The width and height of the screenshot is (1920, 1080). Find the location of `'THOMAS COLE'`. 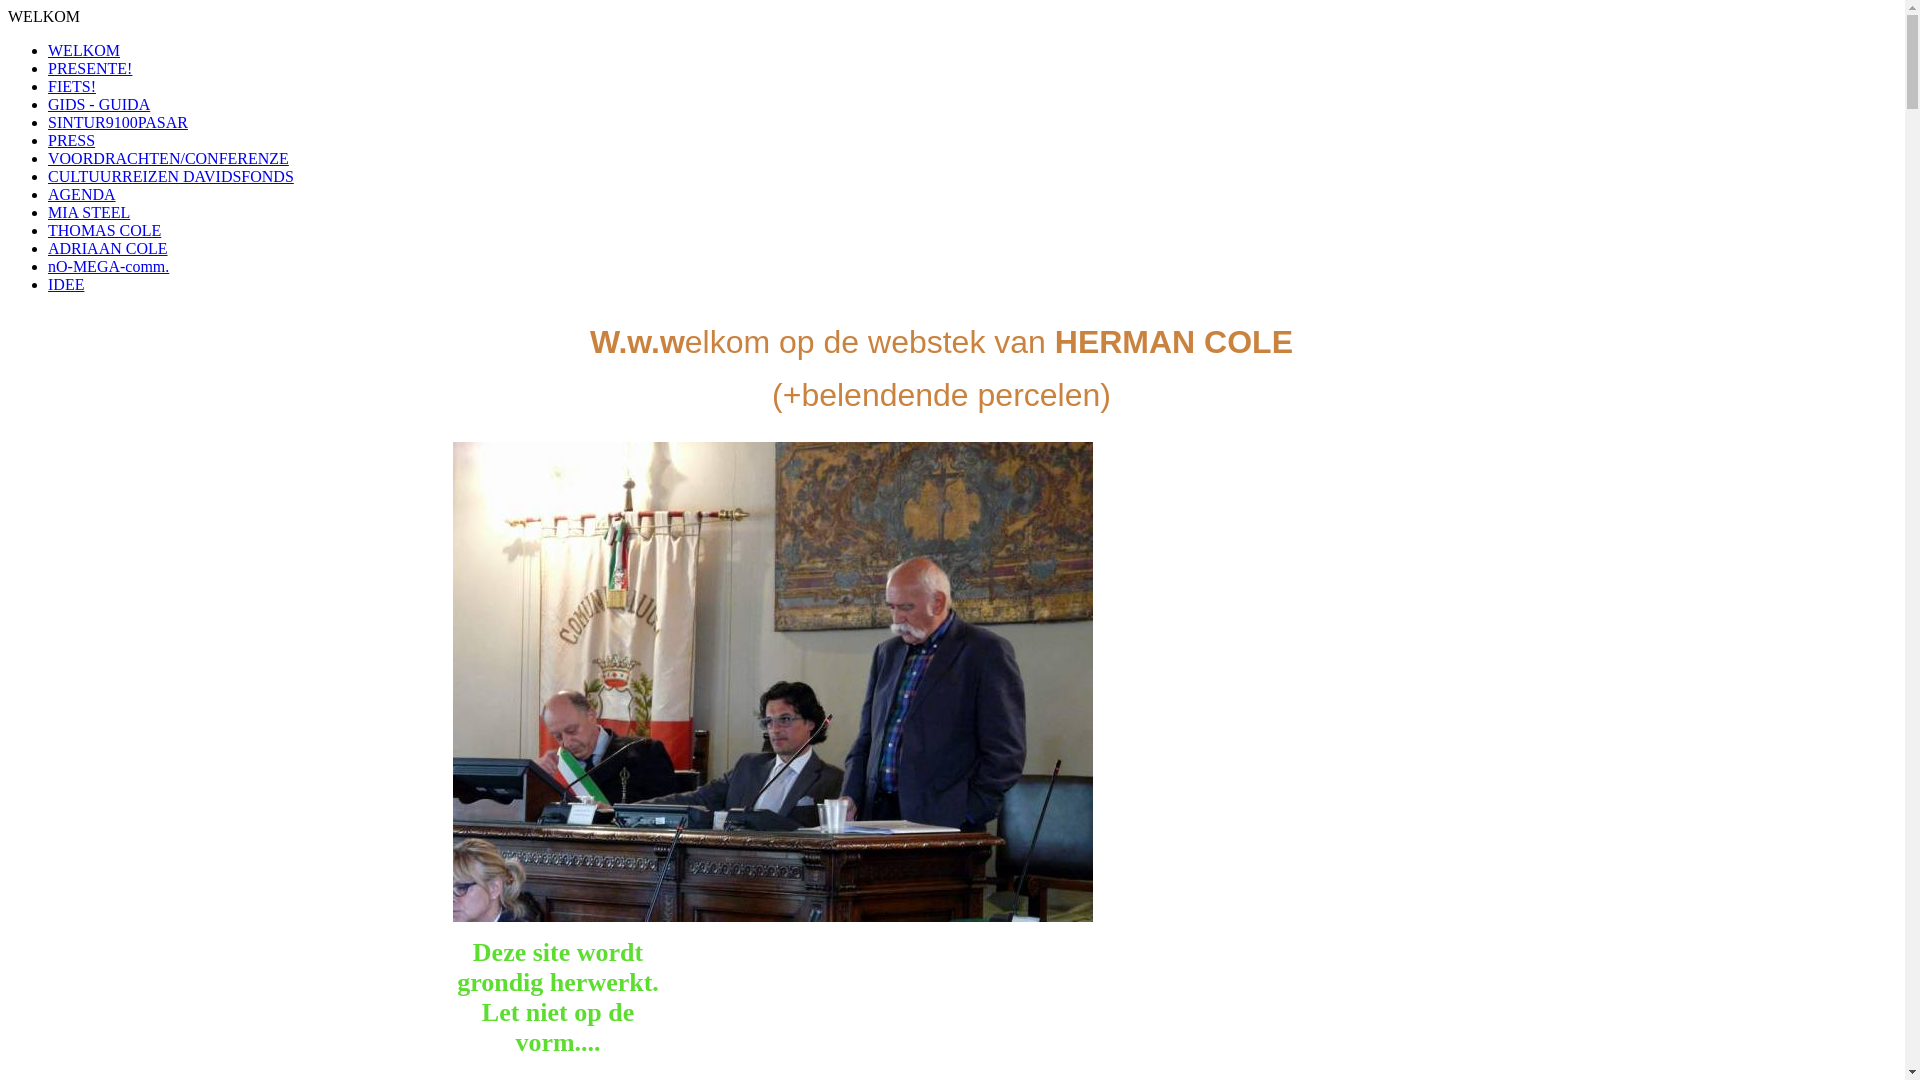

'THOMAS COLE' is located at coordinates (103, 229).